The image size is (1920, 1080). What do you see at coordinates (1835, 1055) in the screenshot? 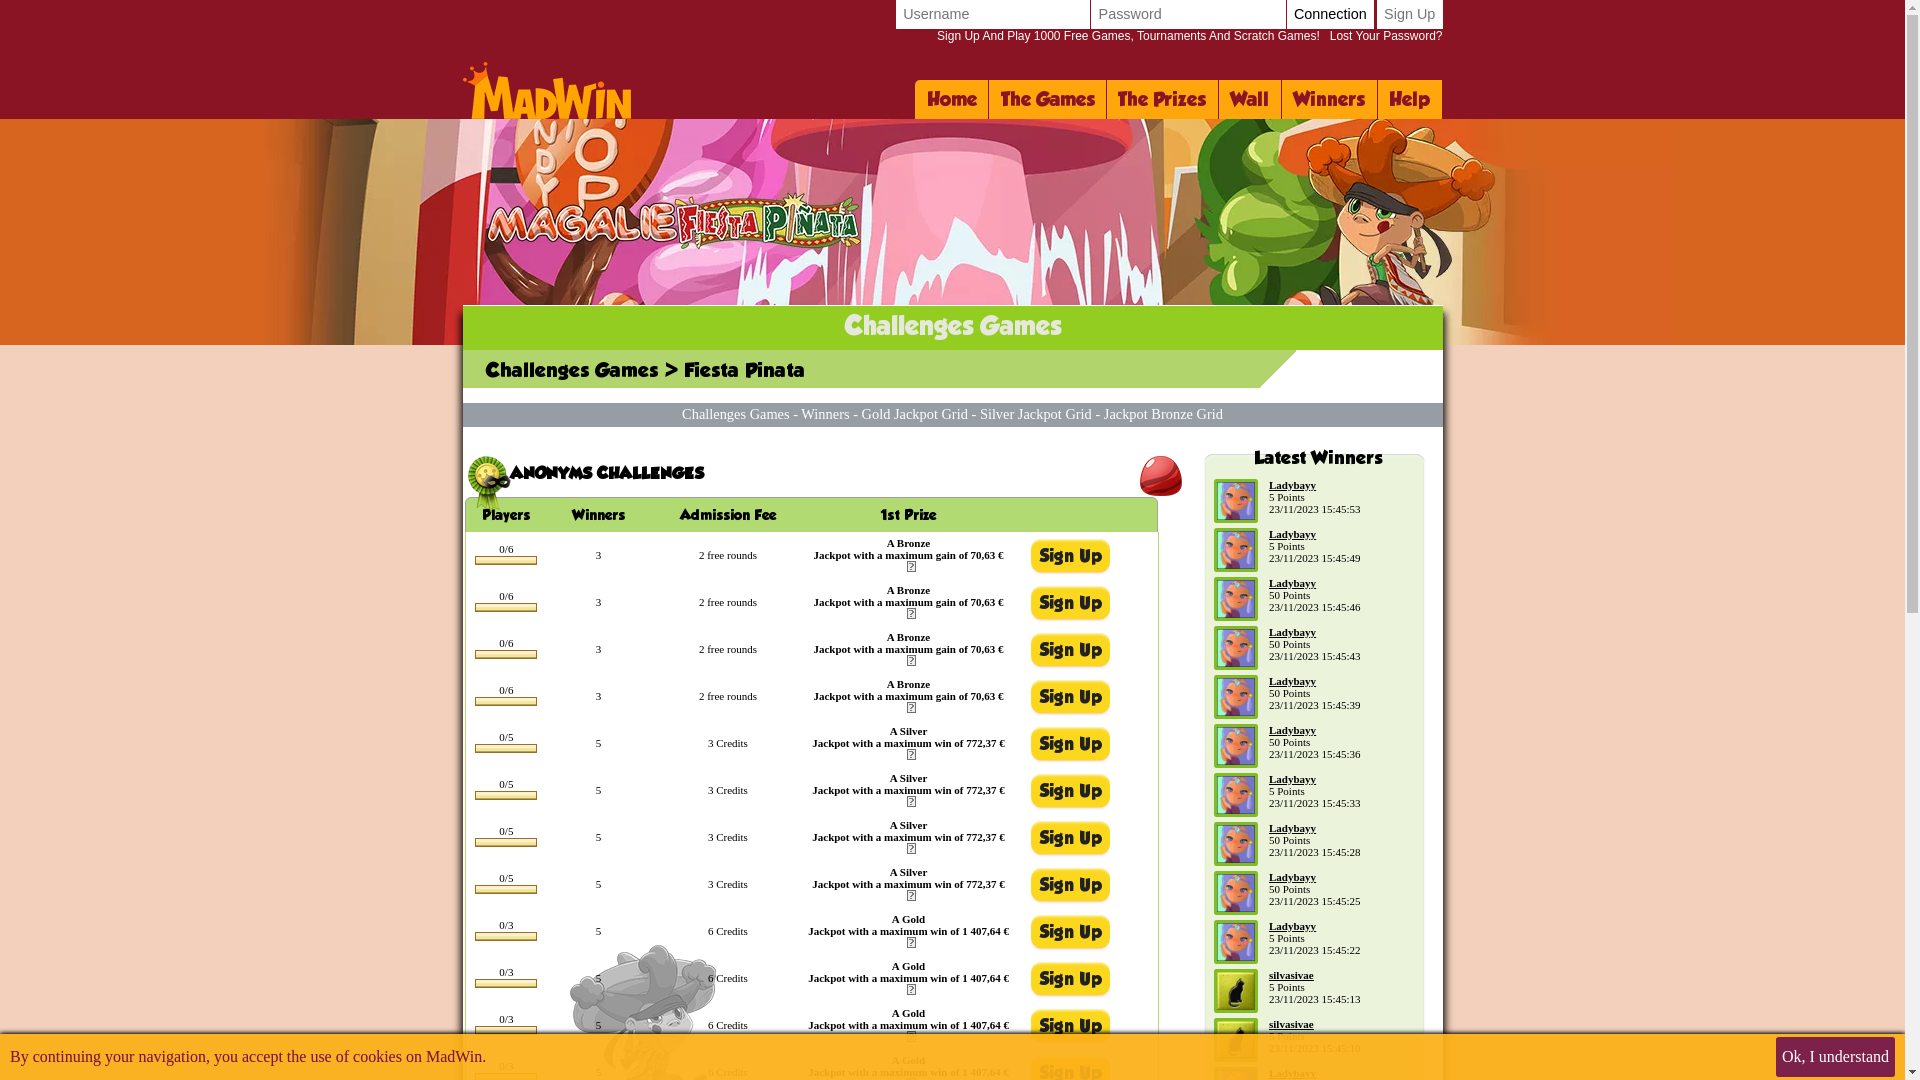
I see `'Ok, I understand'` at bounding box center [1835, 1055].